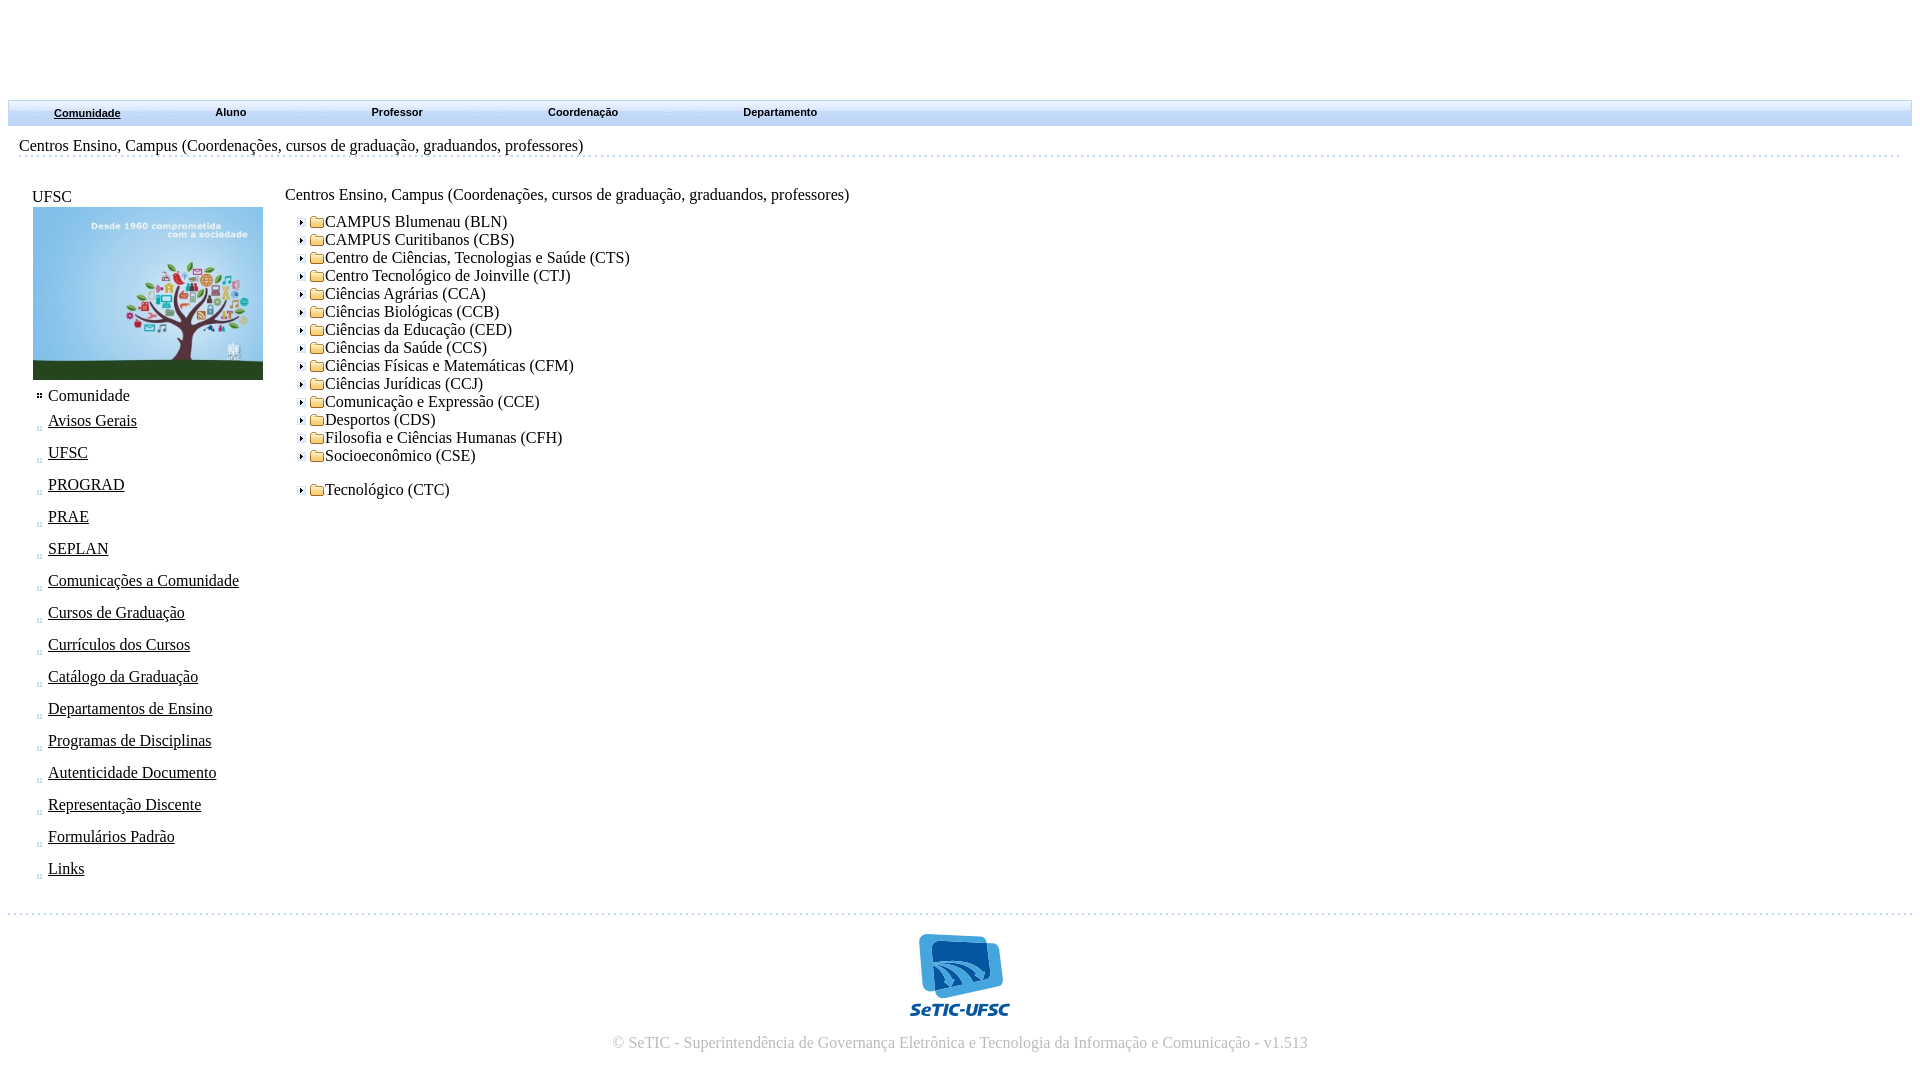  What do you see at coordinates (48, 452) in the screenshot?
I see `'UFSC'` at bounding box center [48, 452].